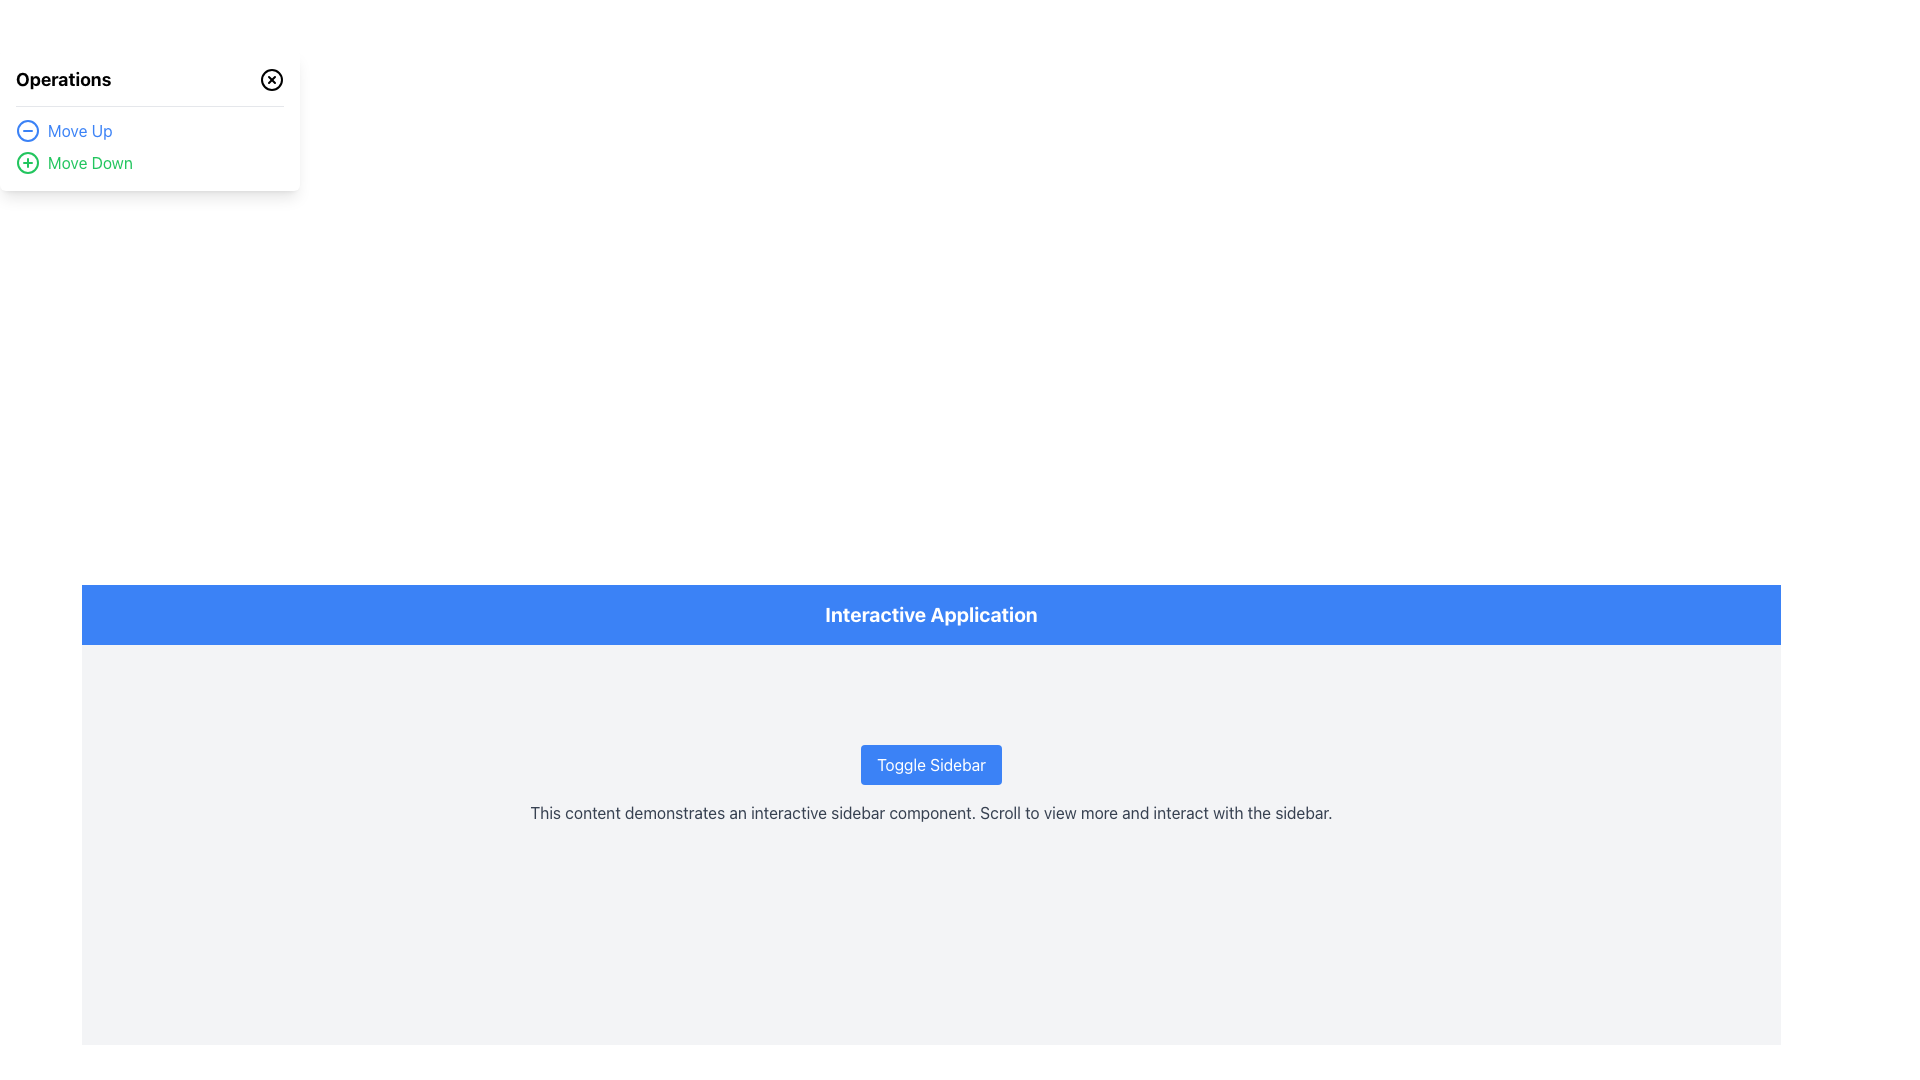 The width and height of the screenshot is (1920, 1080). What do you see at coordinates (271, 79) in the screenshot?
I see `the close button located at the top-right corner of the 'Operations' section` at bounding box center [271, 79].